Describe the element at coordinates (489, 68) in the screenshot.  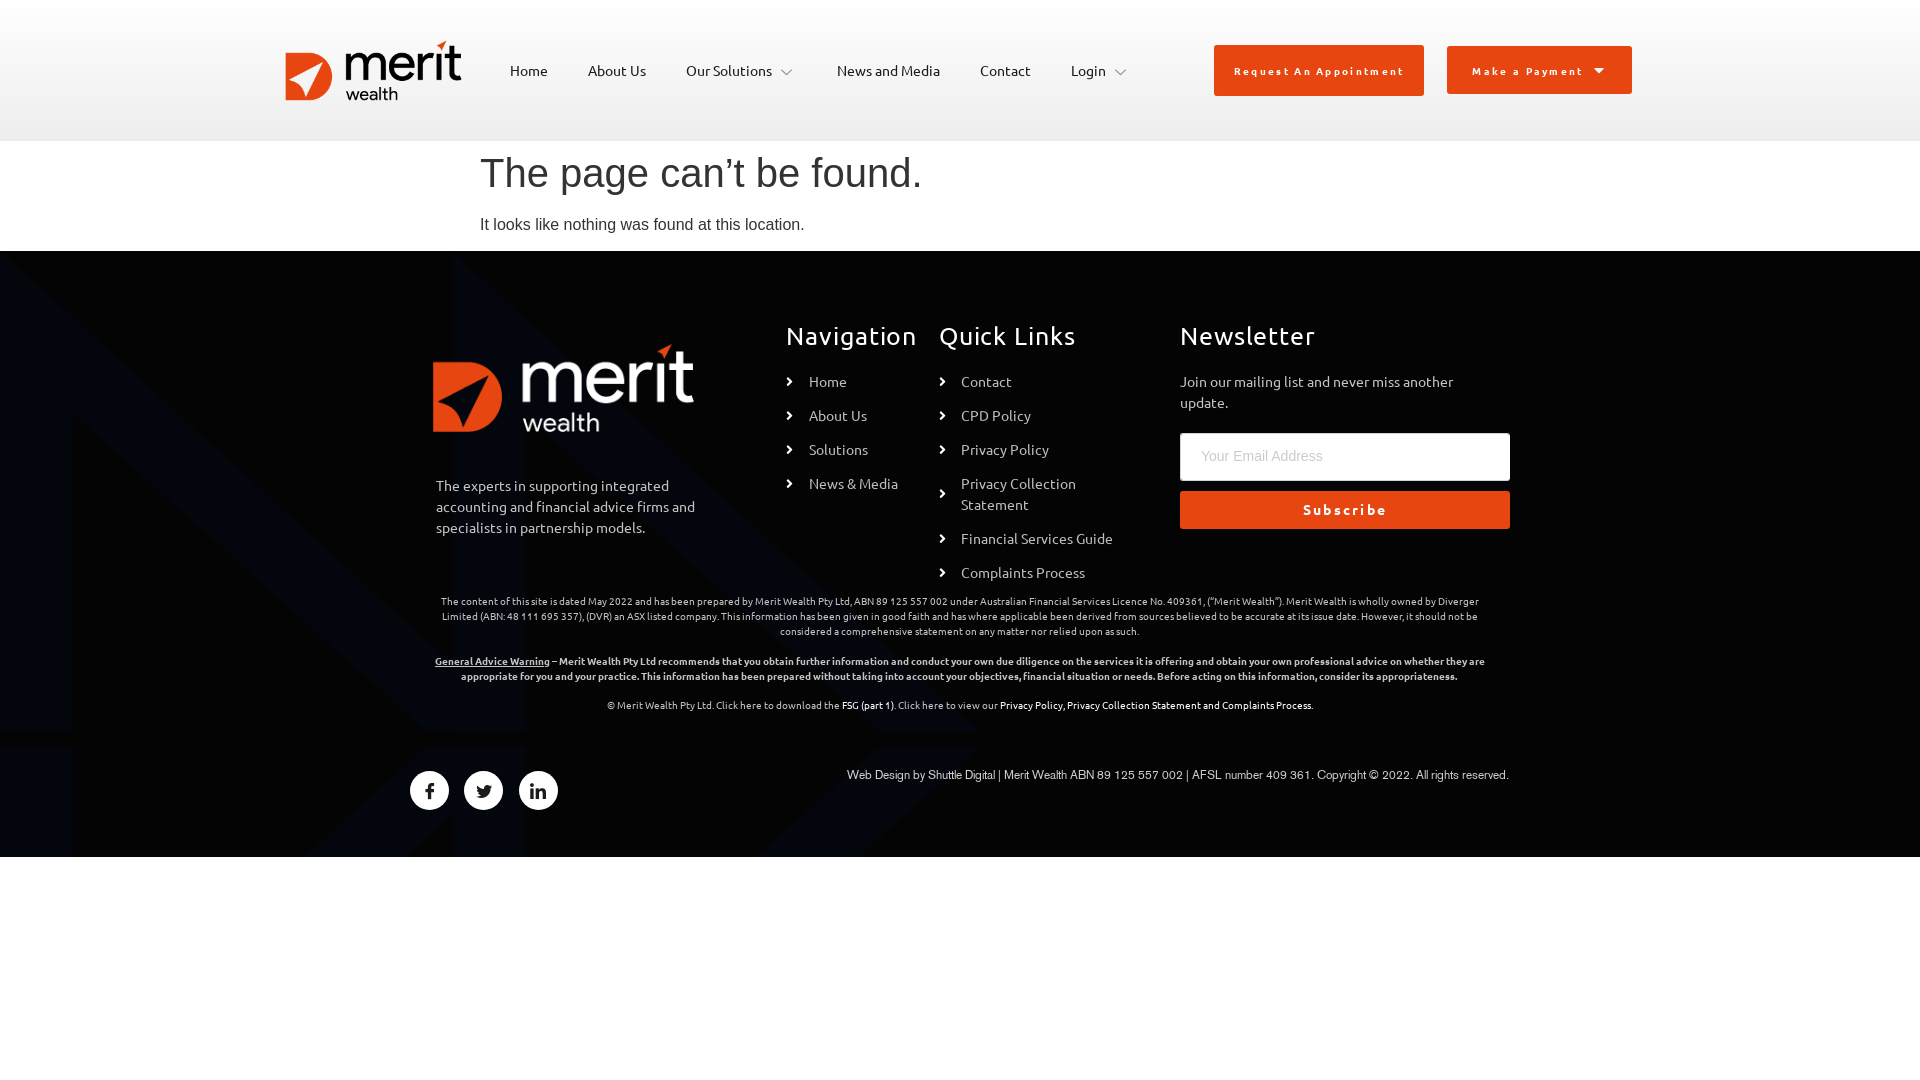
I see `'Home'` at that location.